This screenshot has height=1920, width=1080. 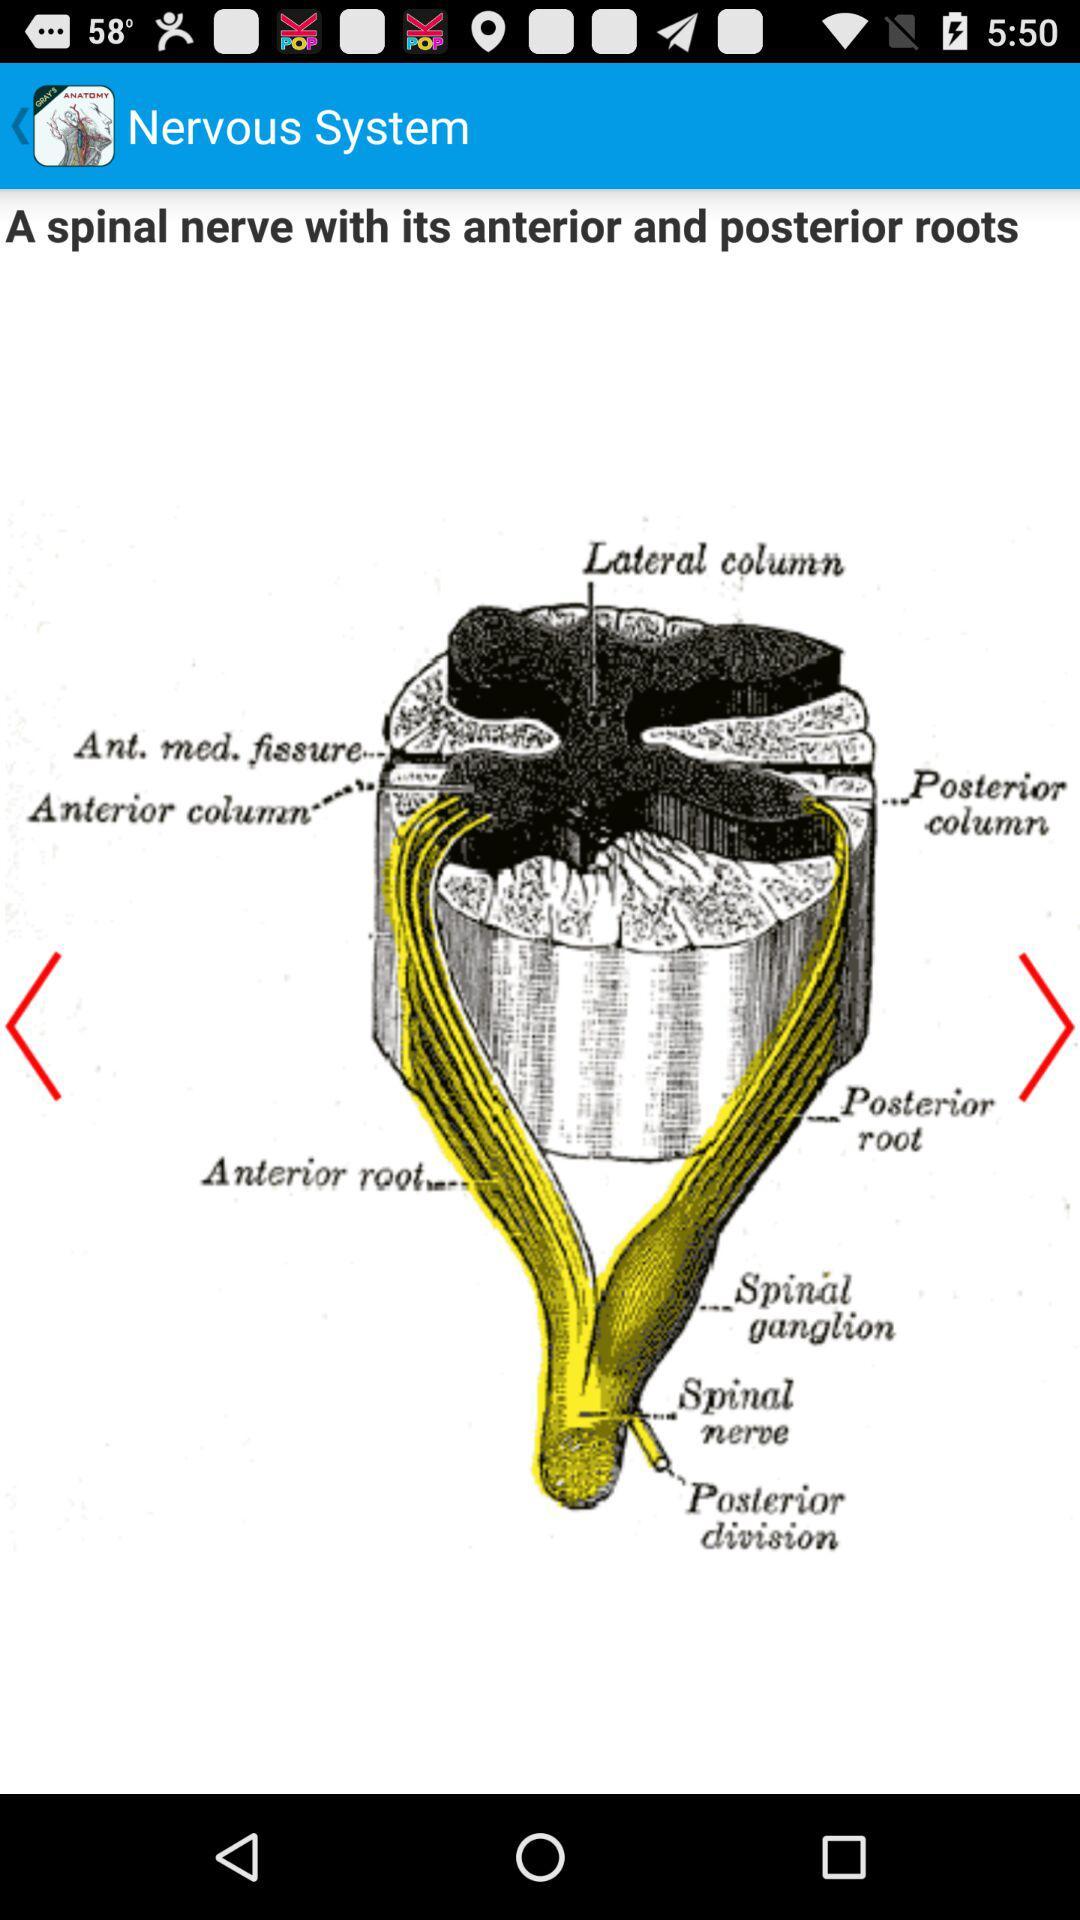 I want to click on image of a spinal nerve with its anterior and posterior roots, so click(x=540, y=1027).